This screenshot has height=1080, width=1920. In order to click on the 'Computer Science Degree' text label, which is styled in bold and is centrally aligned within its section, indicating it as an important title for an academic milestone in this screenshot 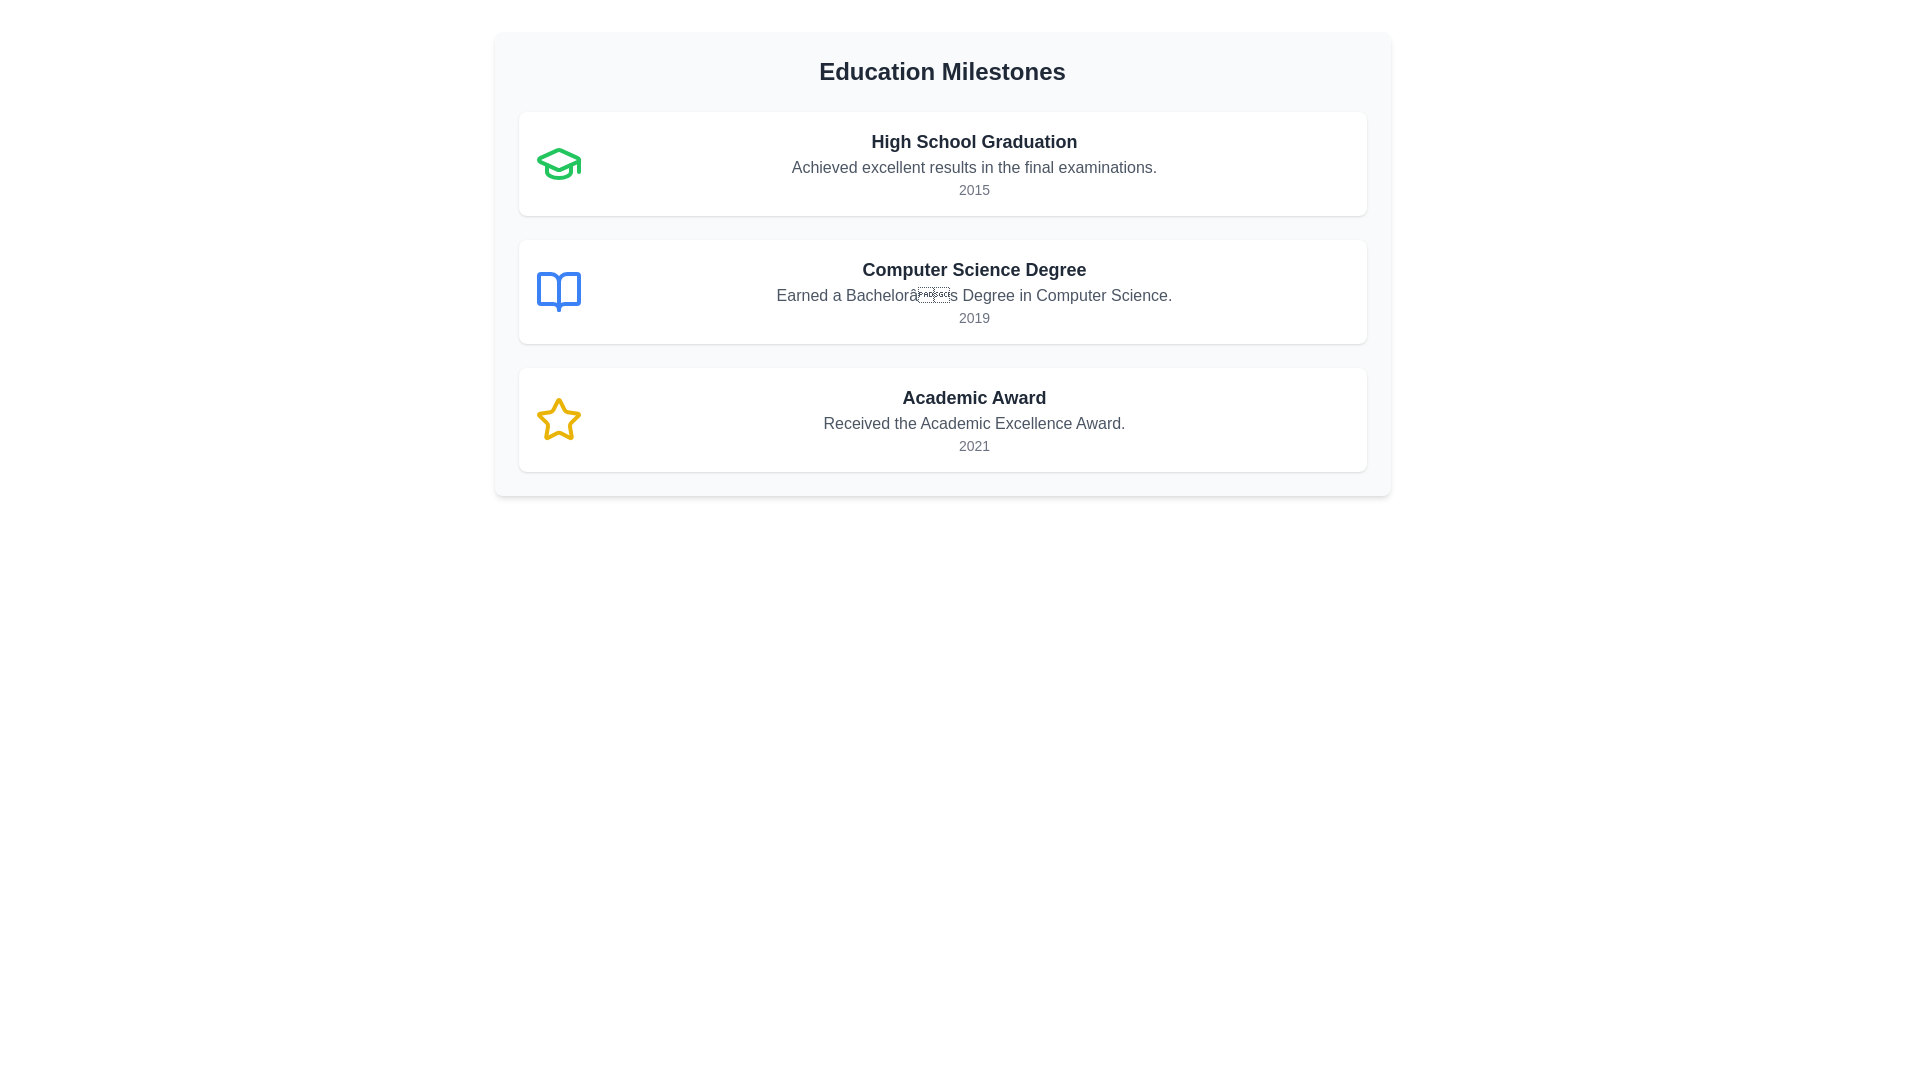, I will do `click(974, 270)`.